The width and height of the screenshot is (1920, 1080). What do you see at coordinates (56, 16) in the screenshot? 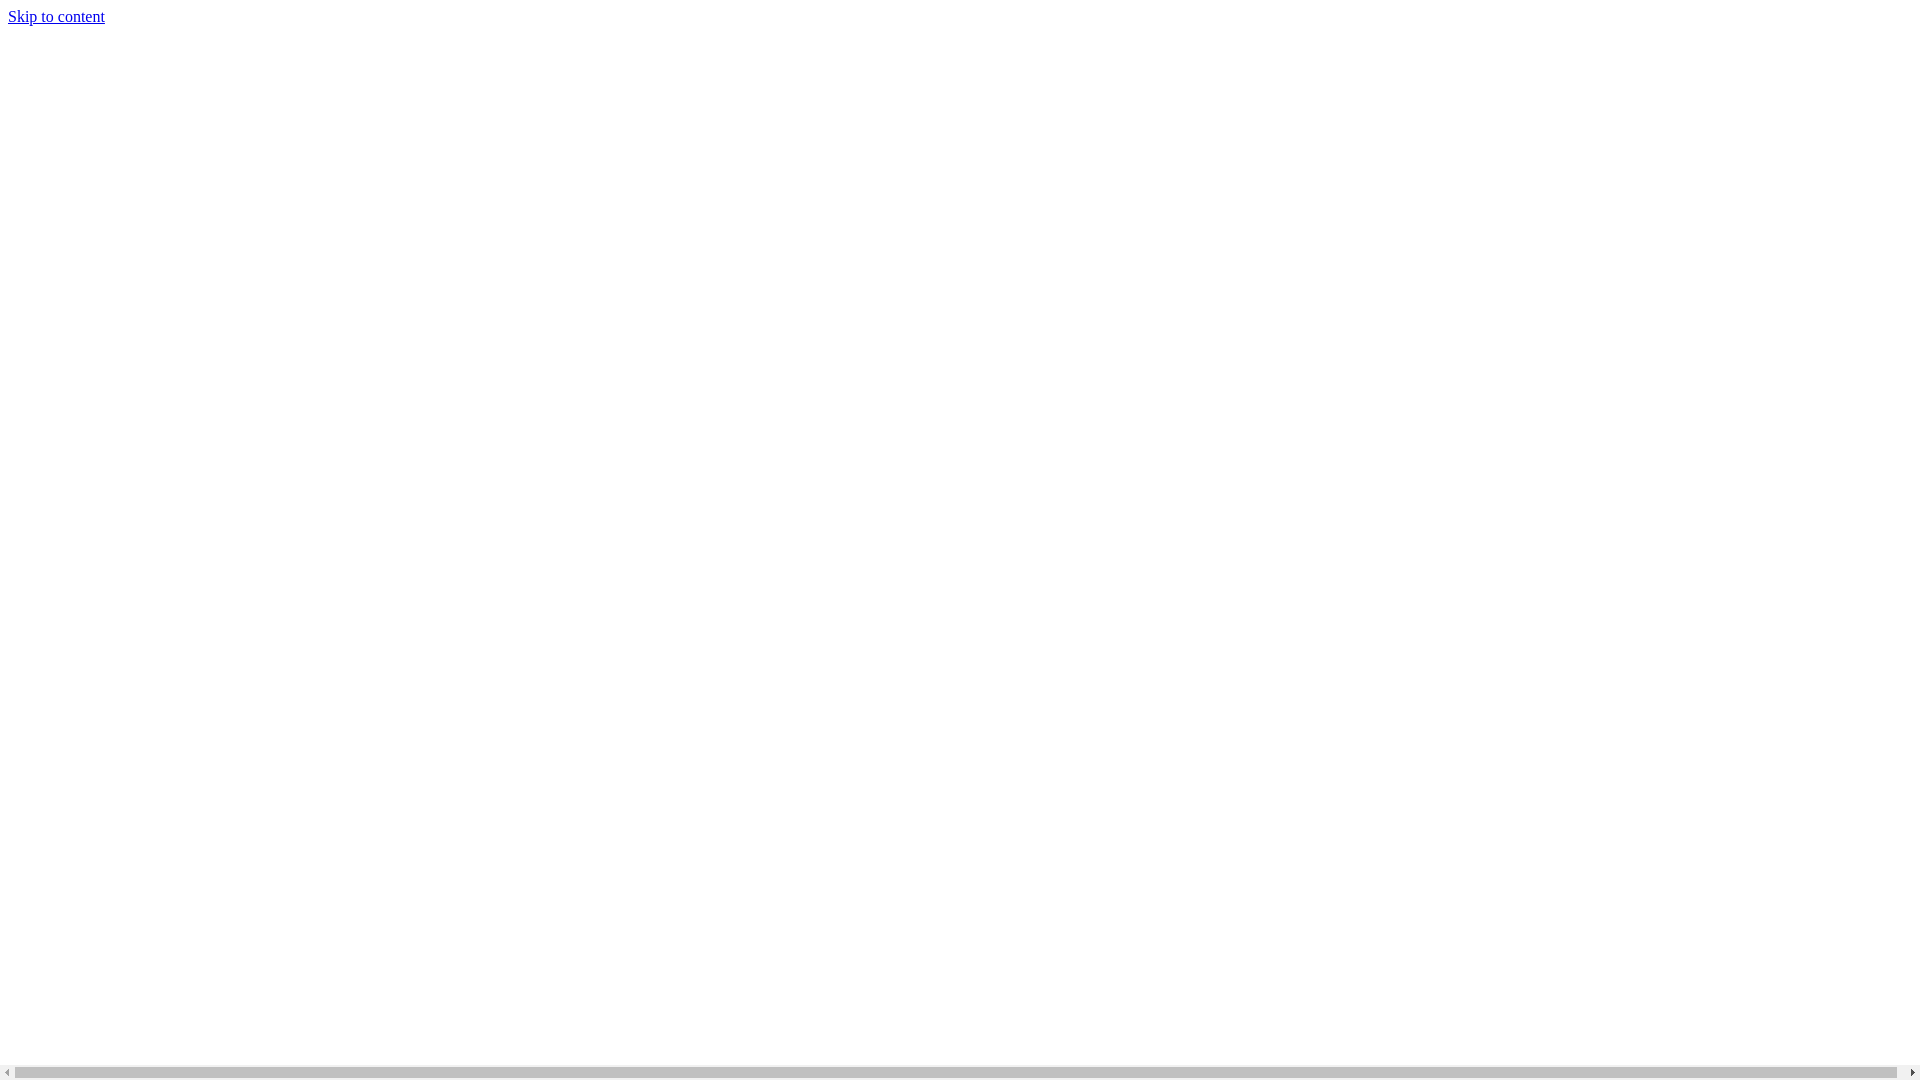
I see `'Skip to content'` at bounding box center [56, 16].